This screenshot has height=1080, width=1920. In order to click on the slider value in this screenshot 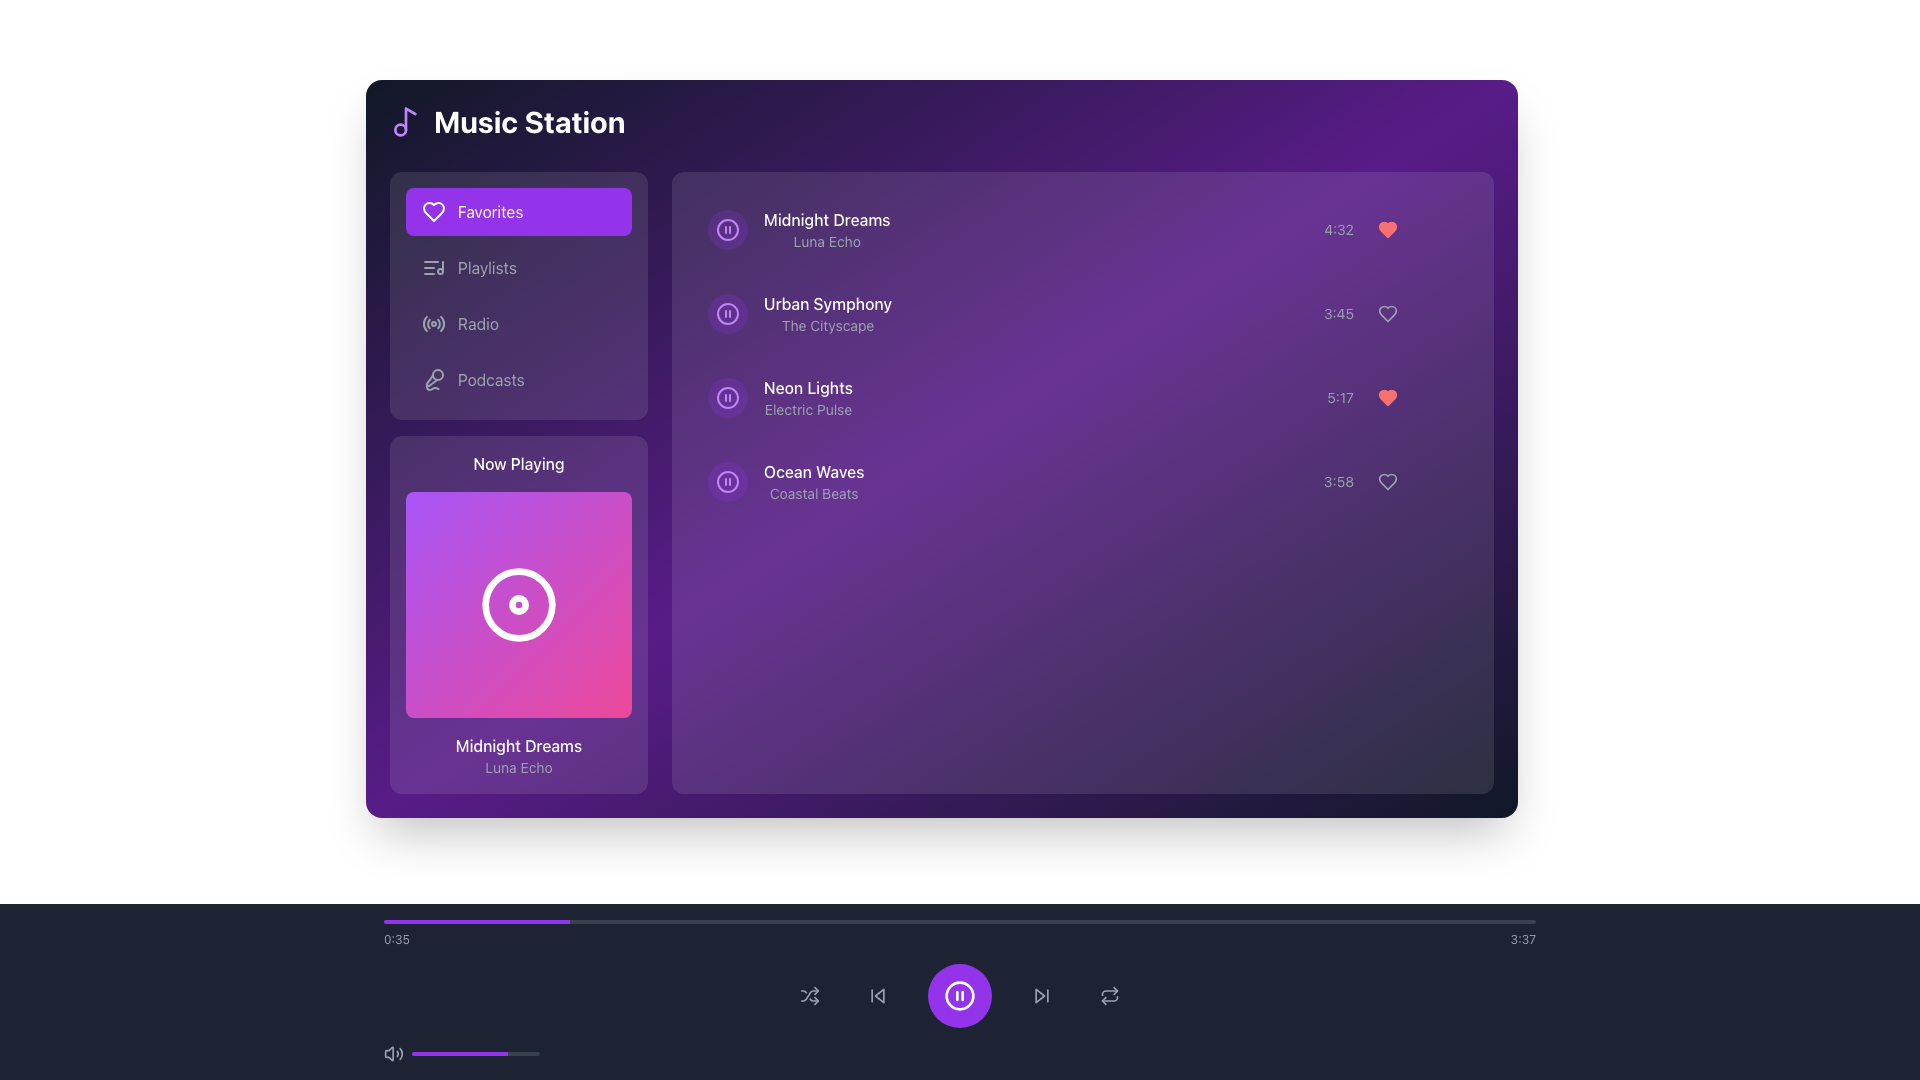, I will do `click(509, 1052)`.